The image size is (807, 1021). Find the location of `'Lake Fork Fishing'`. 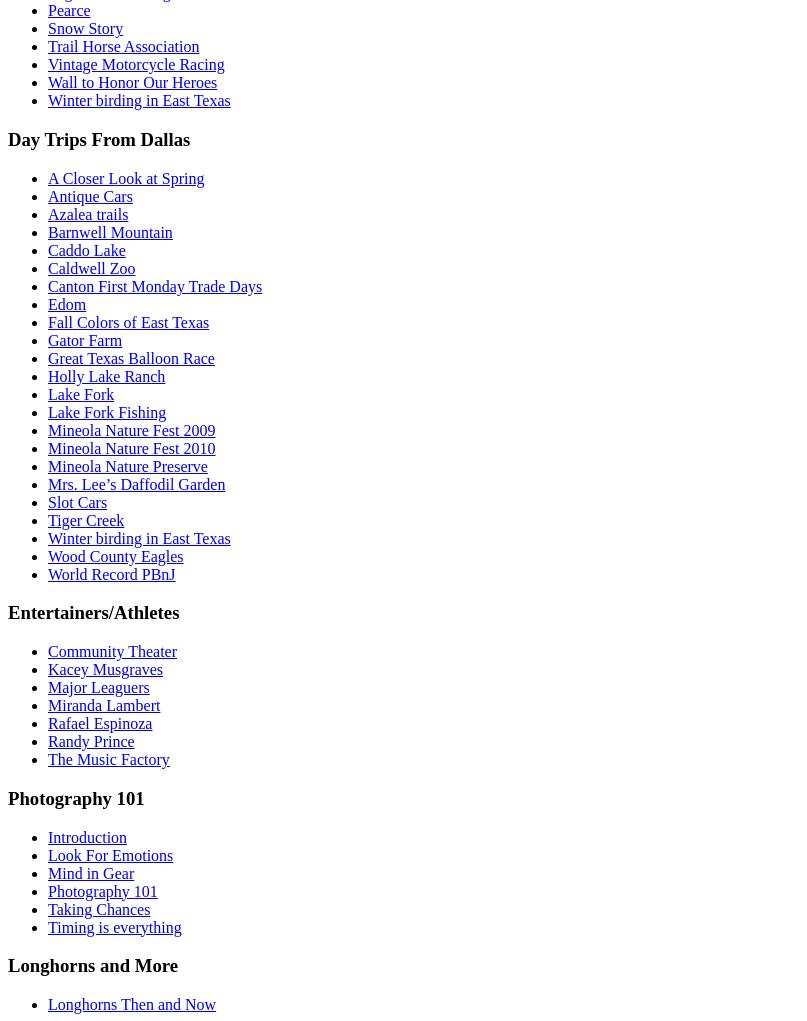

'Lake Fork Fishing' is located at coordinates (106, 410).